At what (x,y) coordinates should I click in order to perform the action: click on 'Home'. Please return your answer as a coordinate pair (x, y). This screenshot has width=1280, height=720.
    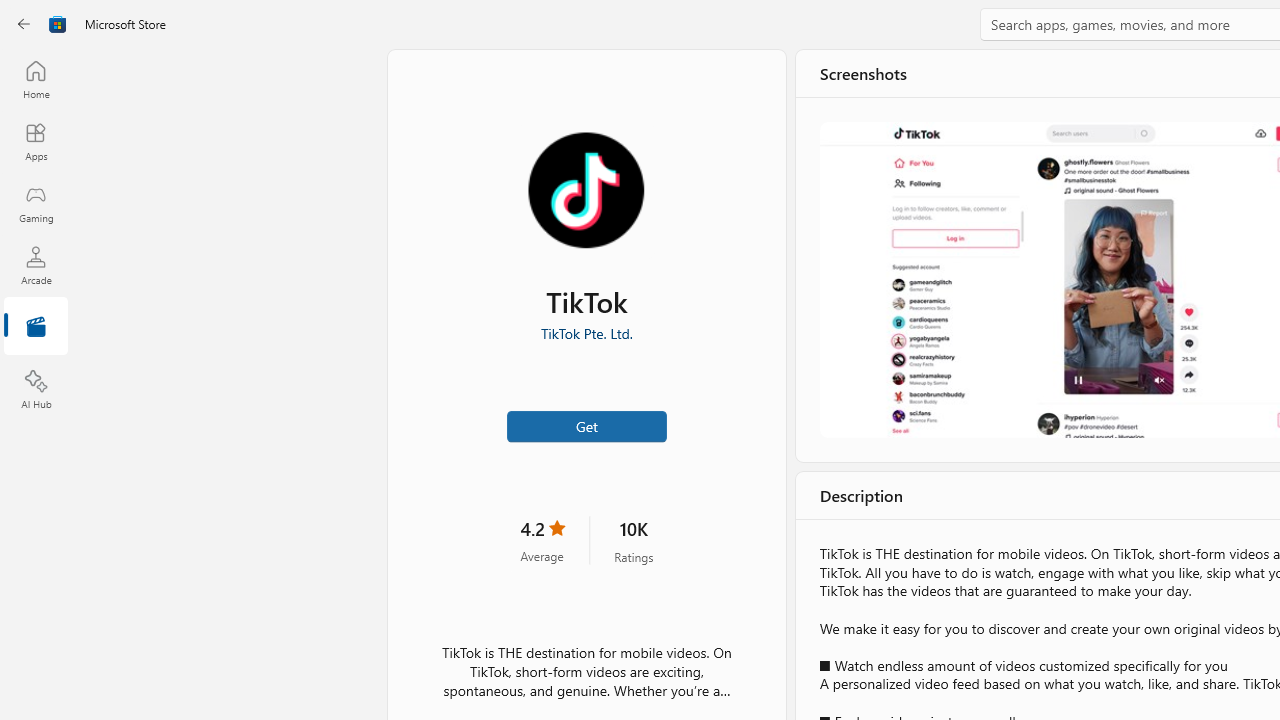
    Looking at the image, I should click on (35, 78).